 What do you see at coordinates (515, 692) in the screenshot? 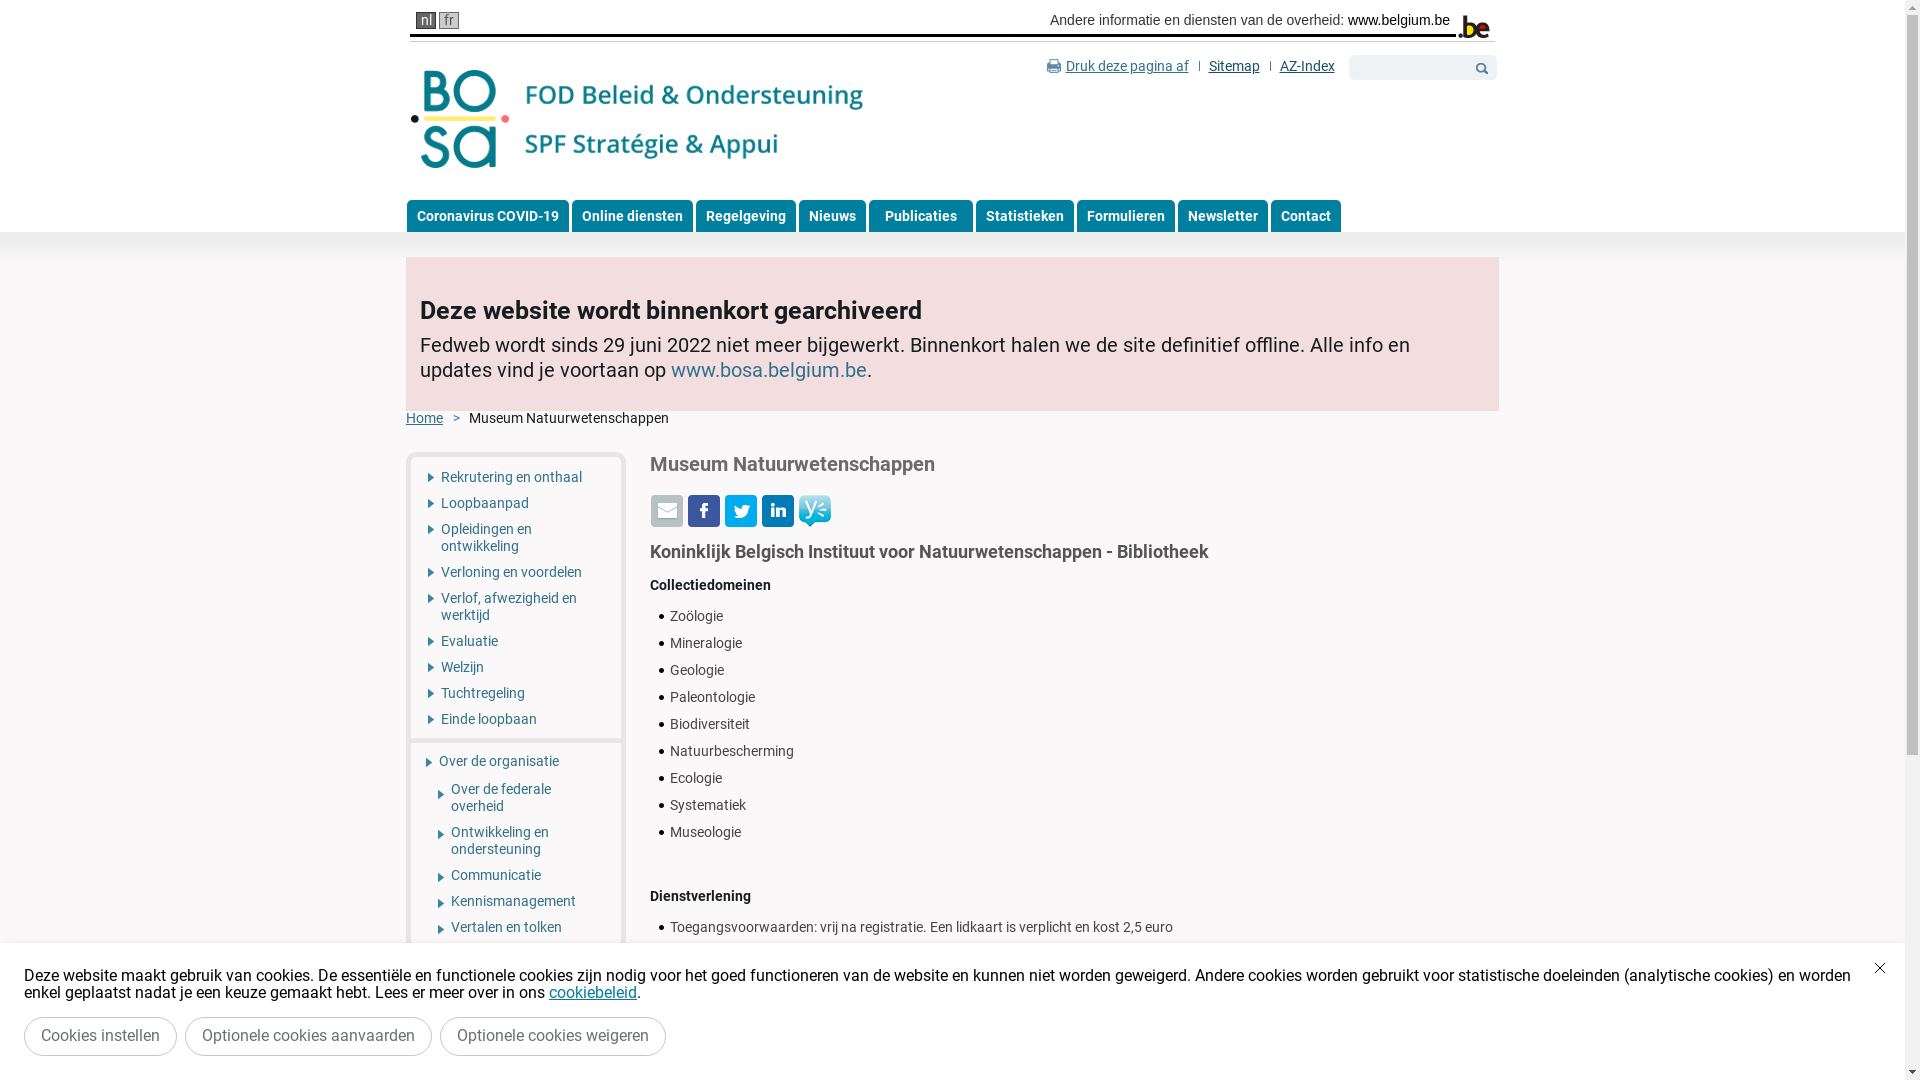
I see `'Tuchtregeling'` at bounding box center [515, 692].